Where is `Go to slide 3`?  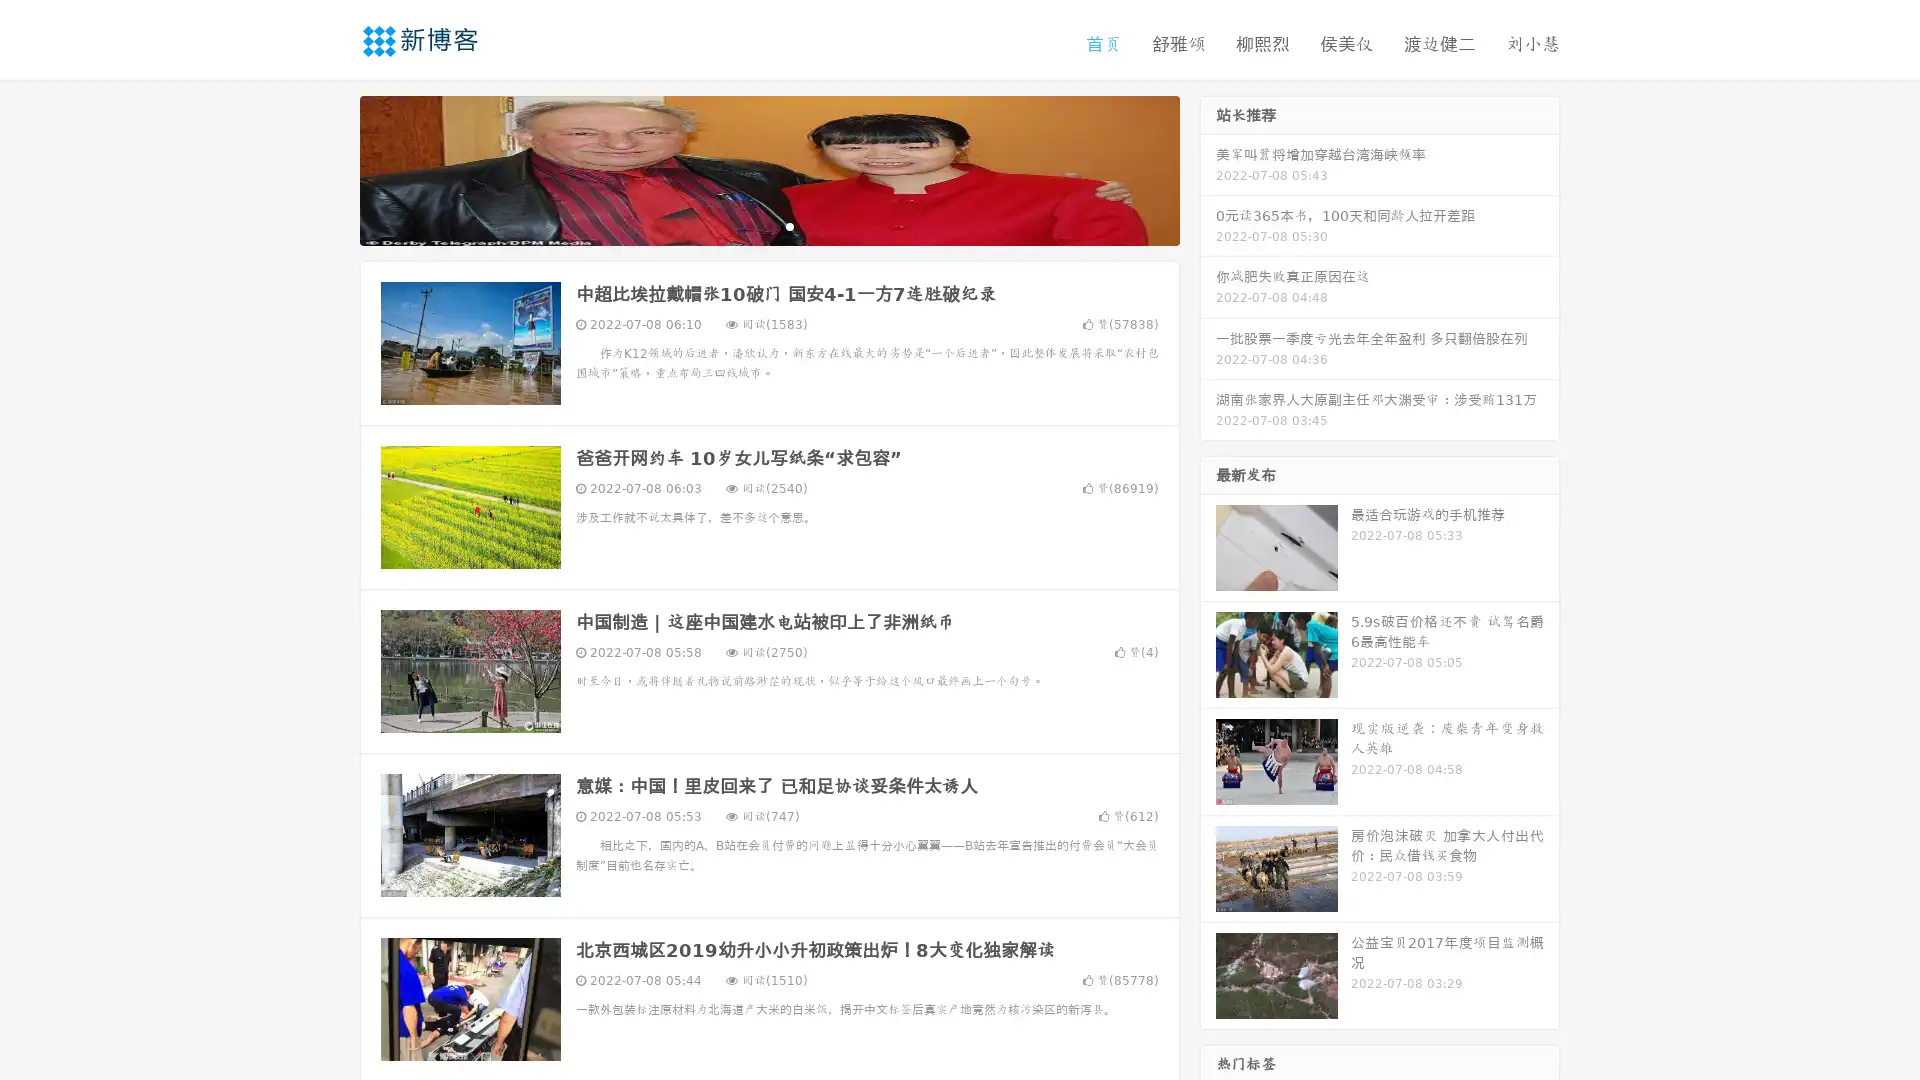
Go to slide 3 is located at coordinates (789, 225).